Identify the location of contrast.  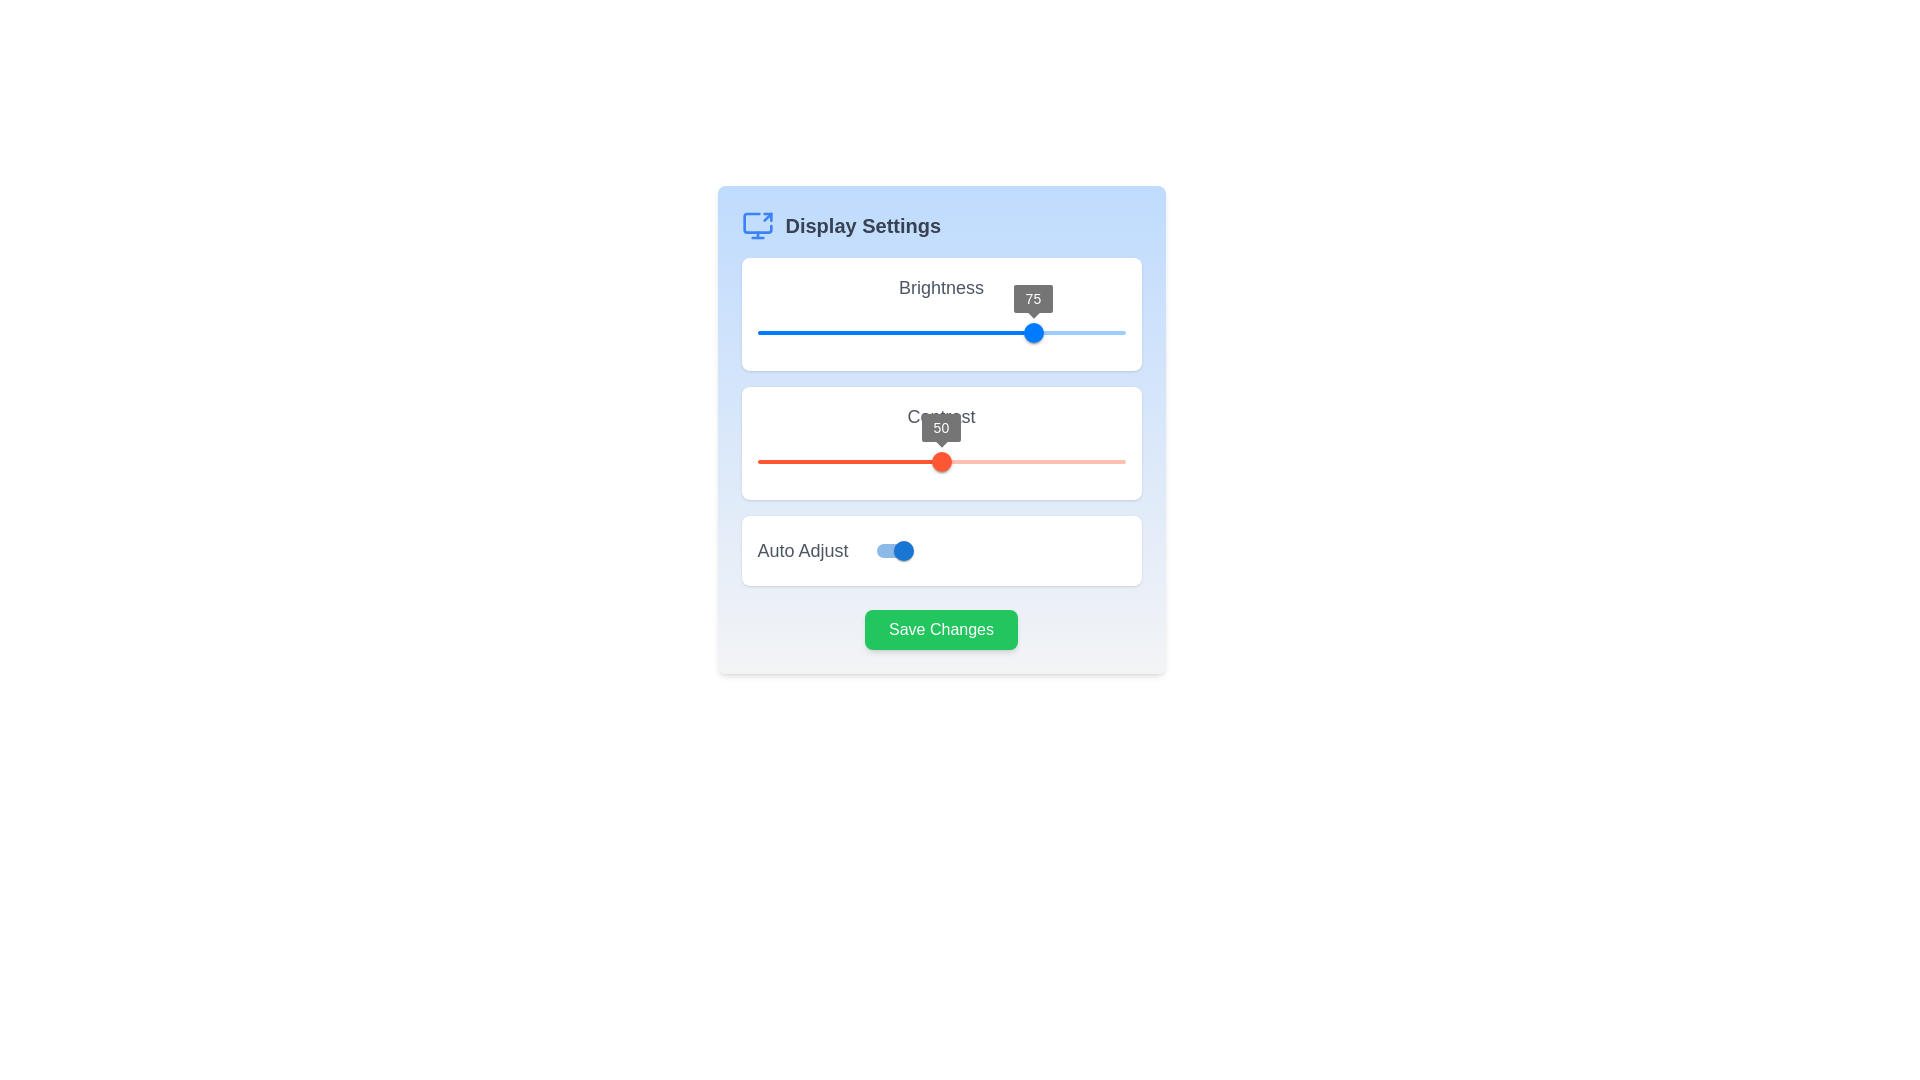
(860, 462).